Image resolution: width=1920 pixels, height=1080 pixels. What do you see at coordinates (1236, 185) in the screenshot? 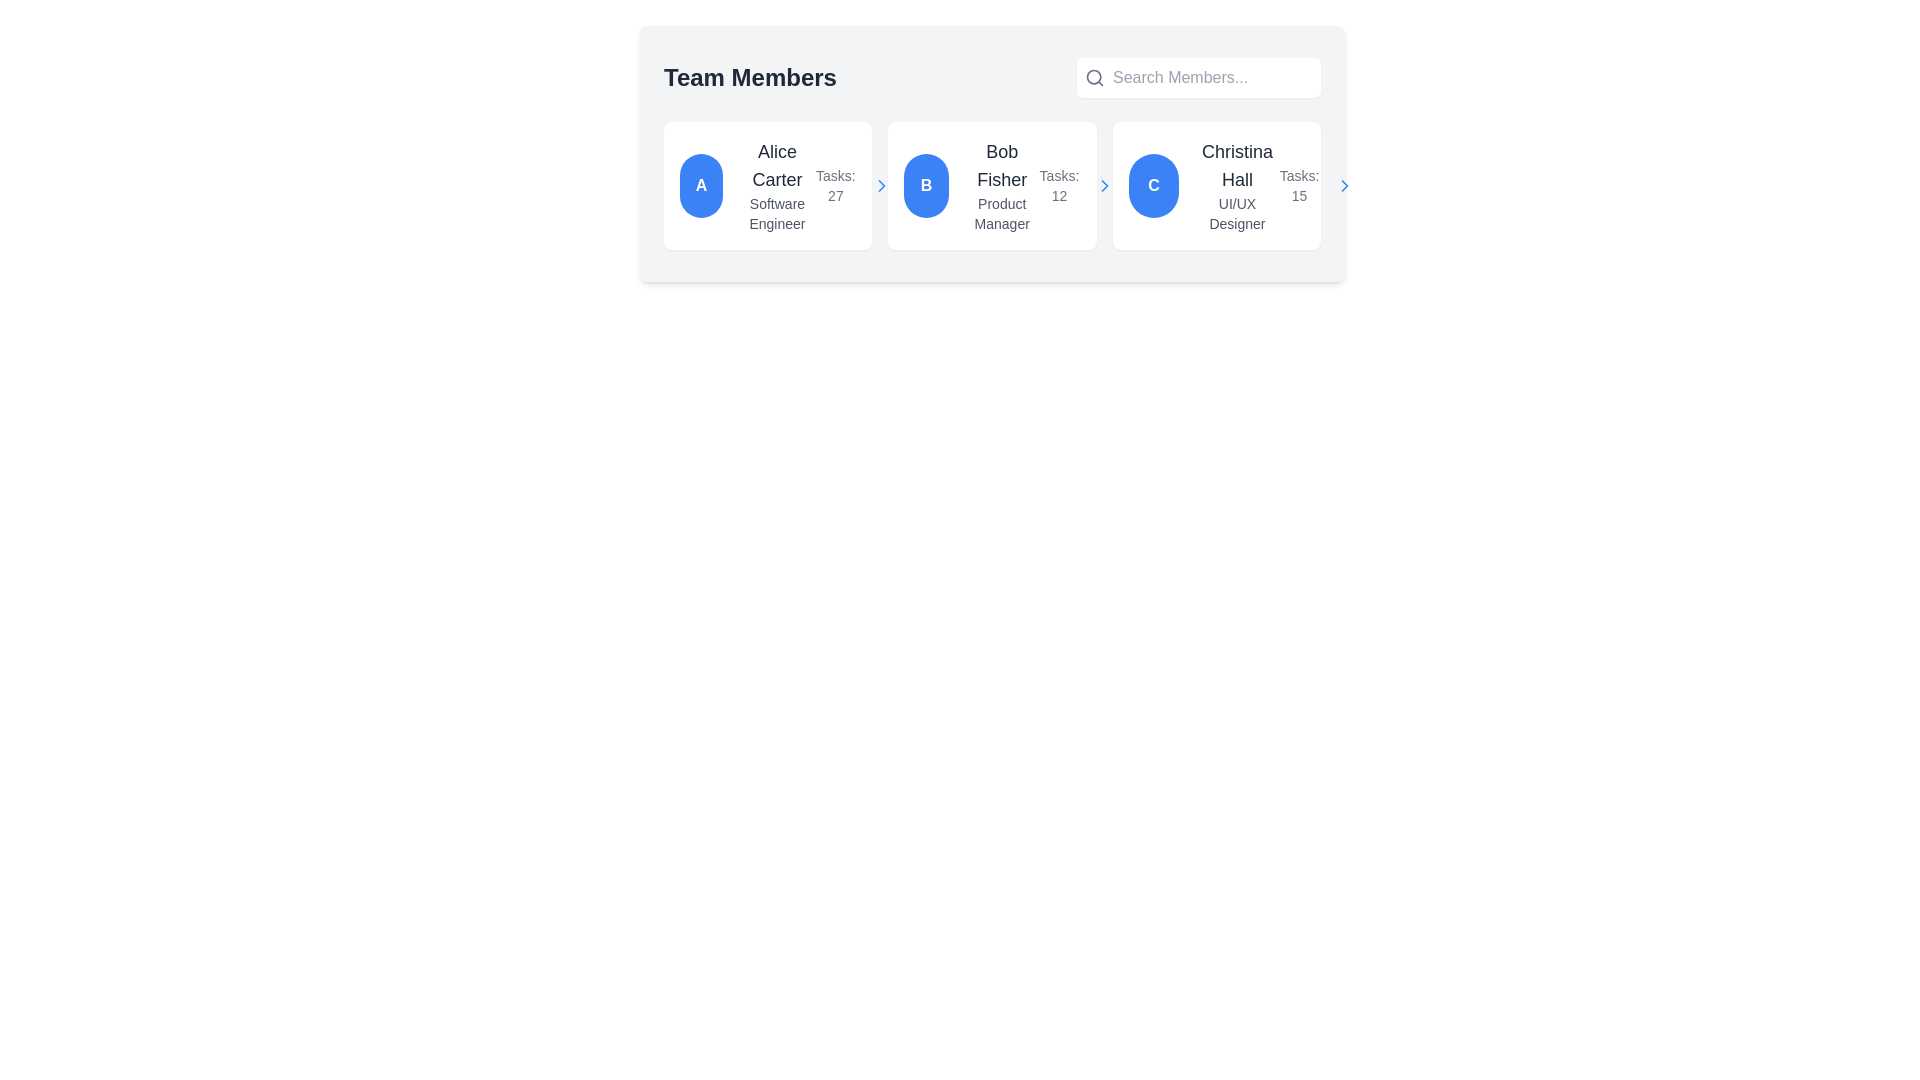
I see `text content from the profile card of 'Christina Hall', which displays 'Christina Hall' in bold and 'UI/UX Designer' below it` at bounding box center [1236, 185].